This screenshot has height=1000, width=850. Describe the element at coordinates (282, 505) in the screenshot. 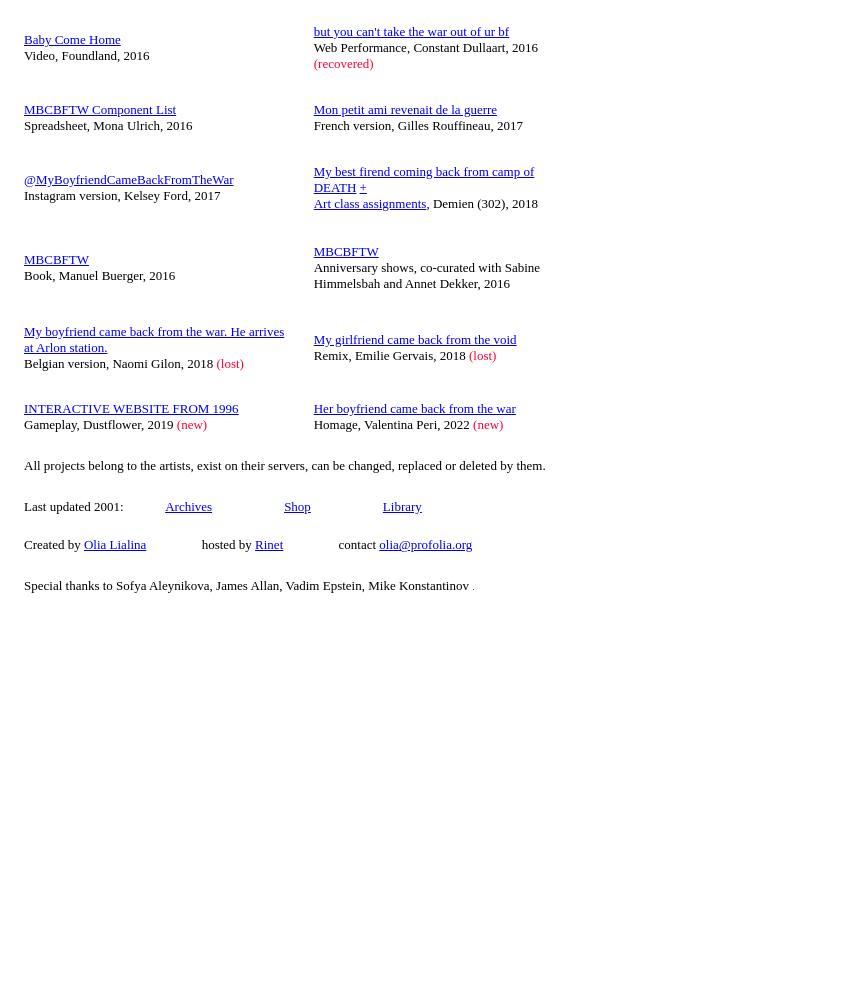

I see `'Shop'` at that location.